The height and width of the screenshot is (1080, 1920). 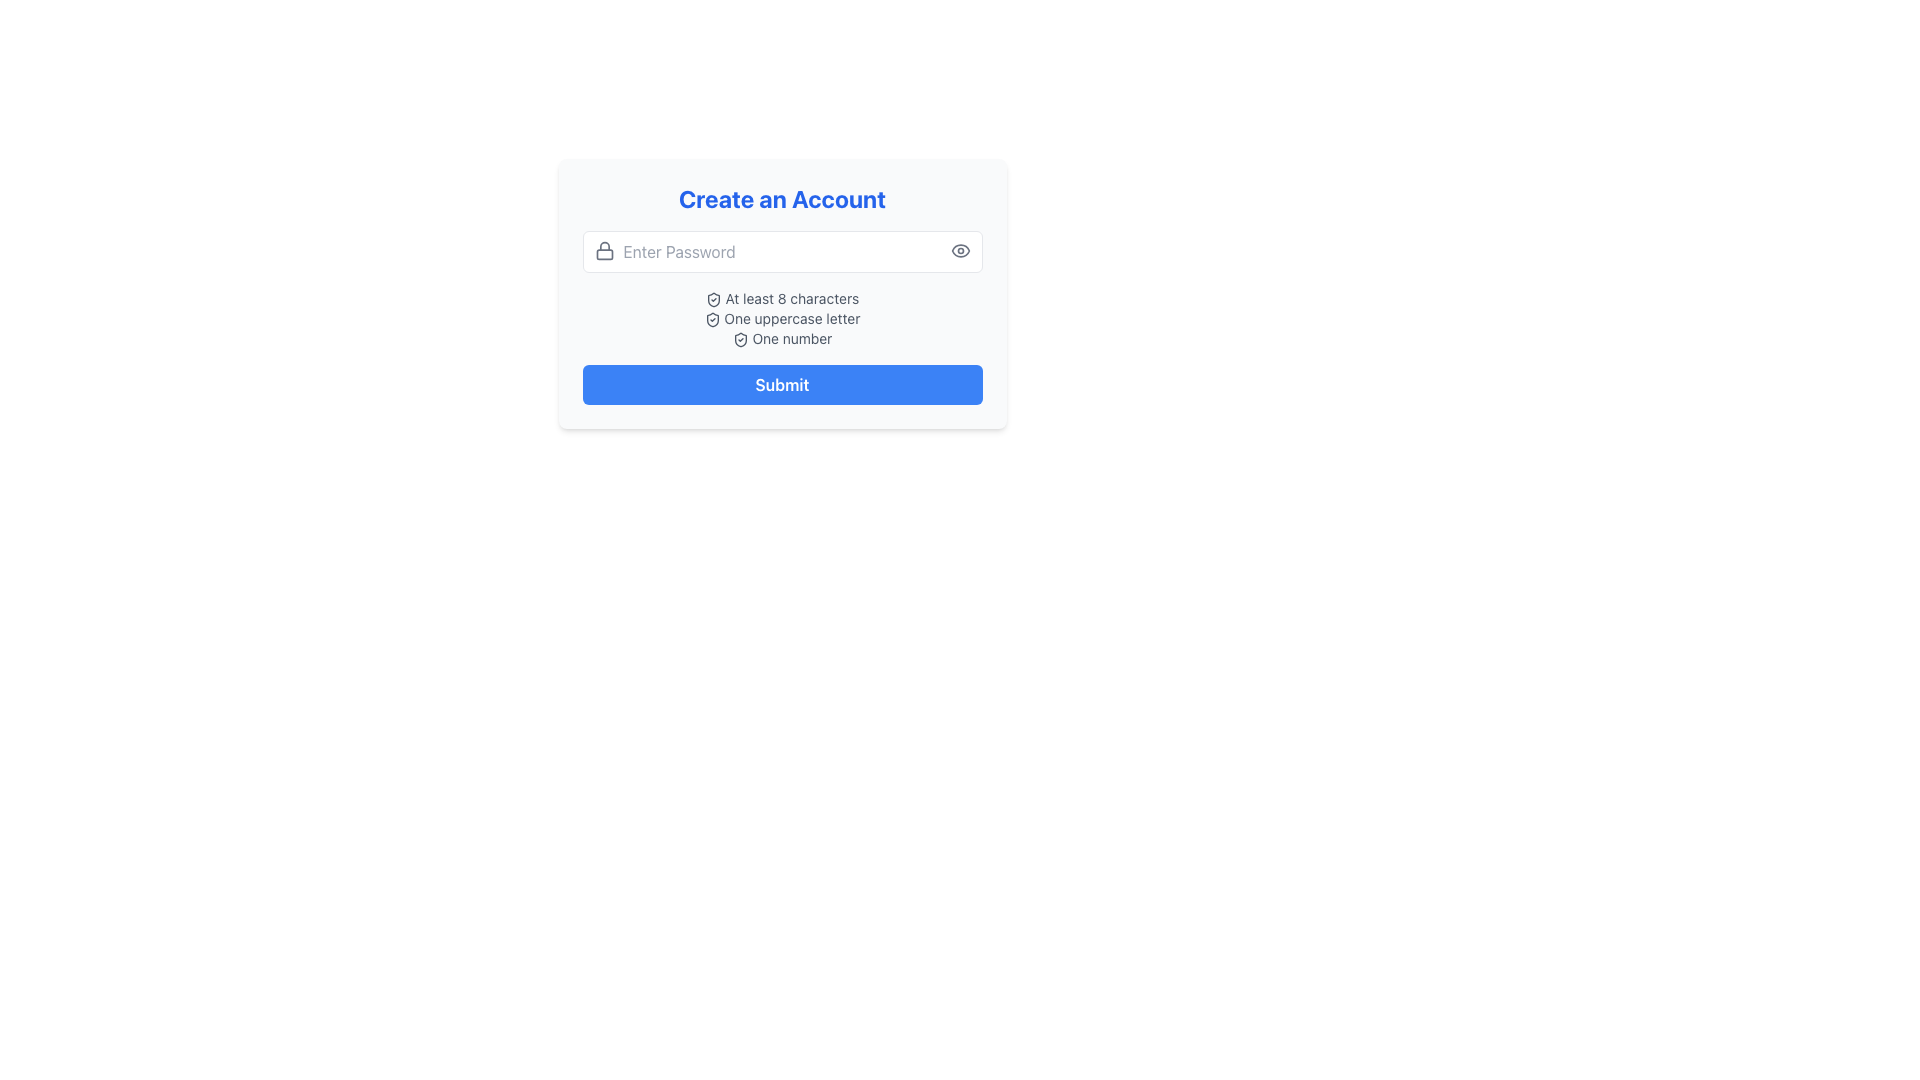 I want to click on the leftmost icon in the vertically stacked list of password criteria indicators located below the 'Enter Password' input field for visual state changes, indicating compliance with the password requirement of at least 8 characters, so click(x=713, y=300).